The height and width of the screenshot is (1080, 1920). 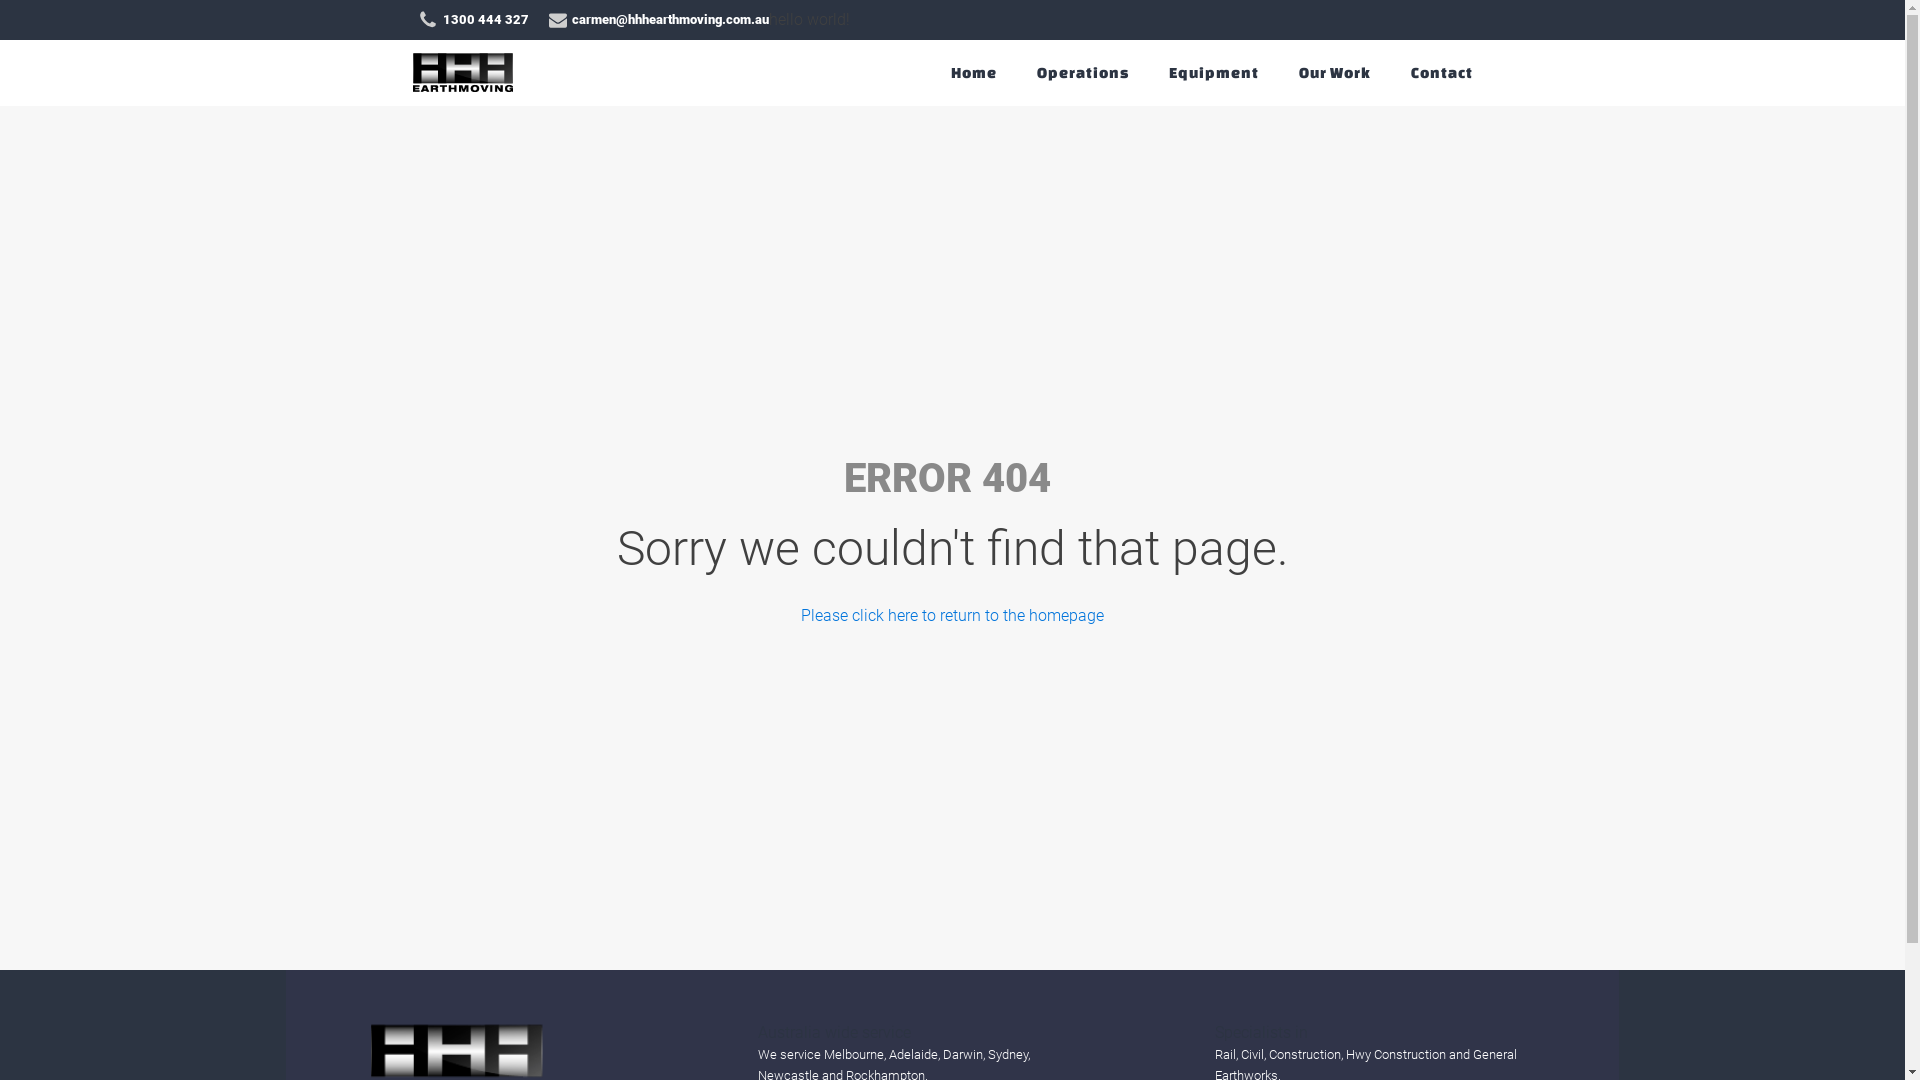 What do you see at coordinates (416, 19) in the screenshot?
I see `'1300 444 327'` at bounding box center [416, 19].